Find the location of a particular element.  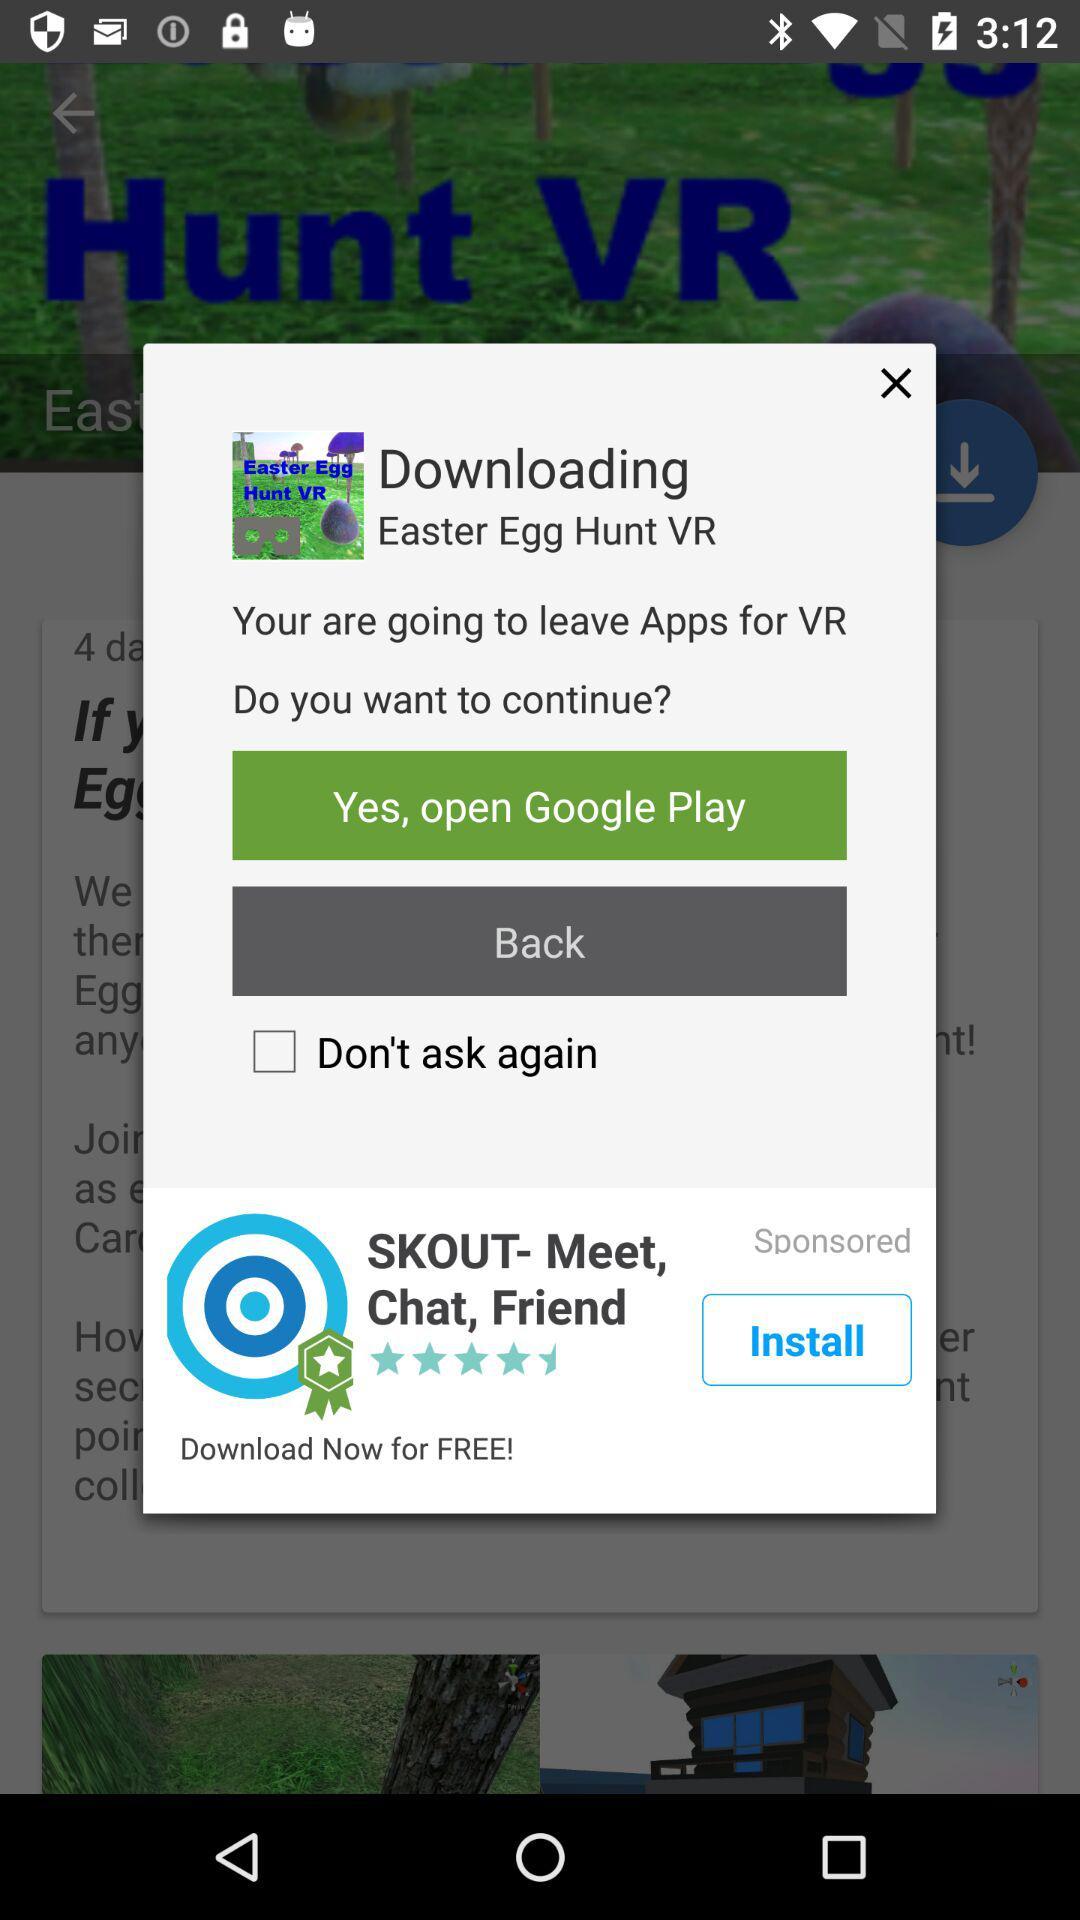

yes open google icon is located at coordinates (538, 805).